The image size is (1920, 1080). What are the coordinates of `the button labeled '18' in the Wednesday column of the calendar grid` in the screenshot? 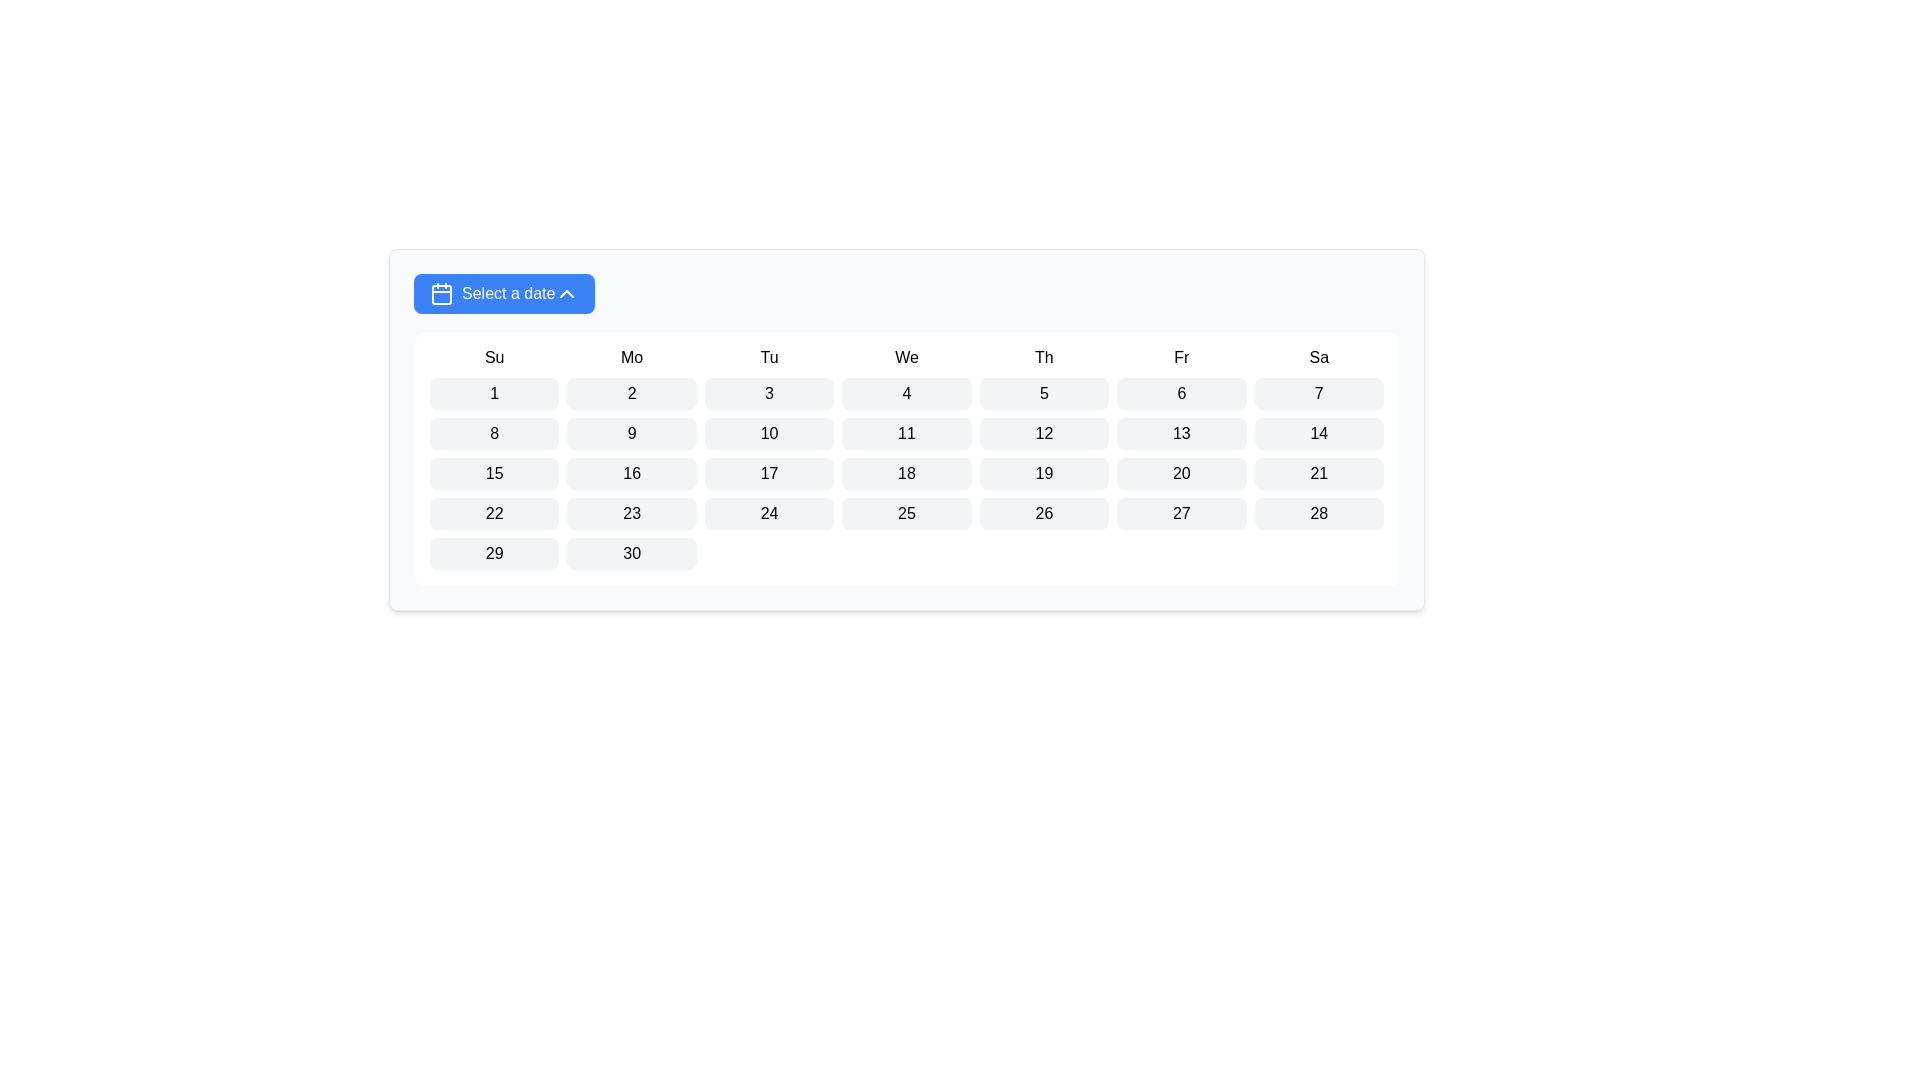 It's located at (906, 474).